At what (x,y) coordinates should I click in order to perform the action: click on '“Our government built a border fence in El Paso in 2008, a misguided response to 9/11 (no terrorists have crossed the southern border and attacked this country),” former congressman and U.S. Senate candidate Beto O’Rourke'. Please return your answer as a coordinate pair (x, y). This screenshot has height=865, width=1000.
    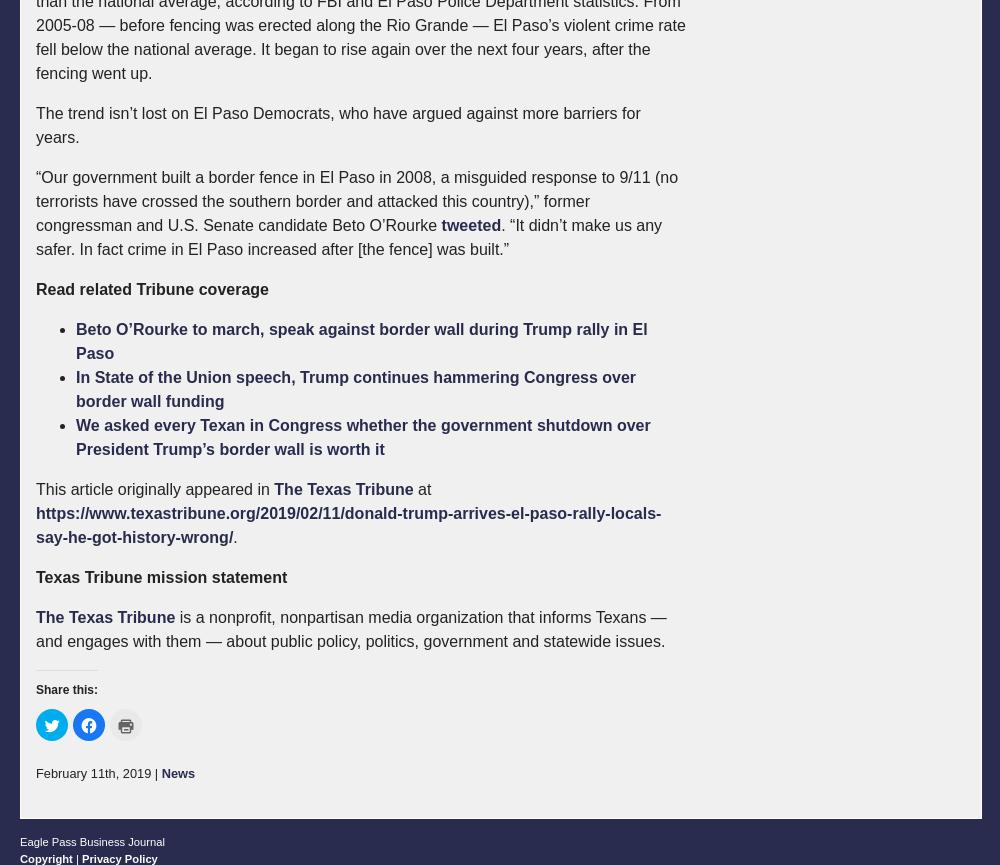
    Looking at the image, I should click on (36, 200).